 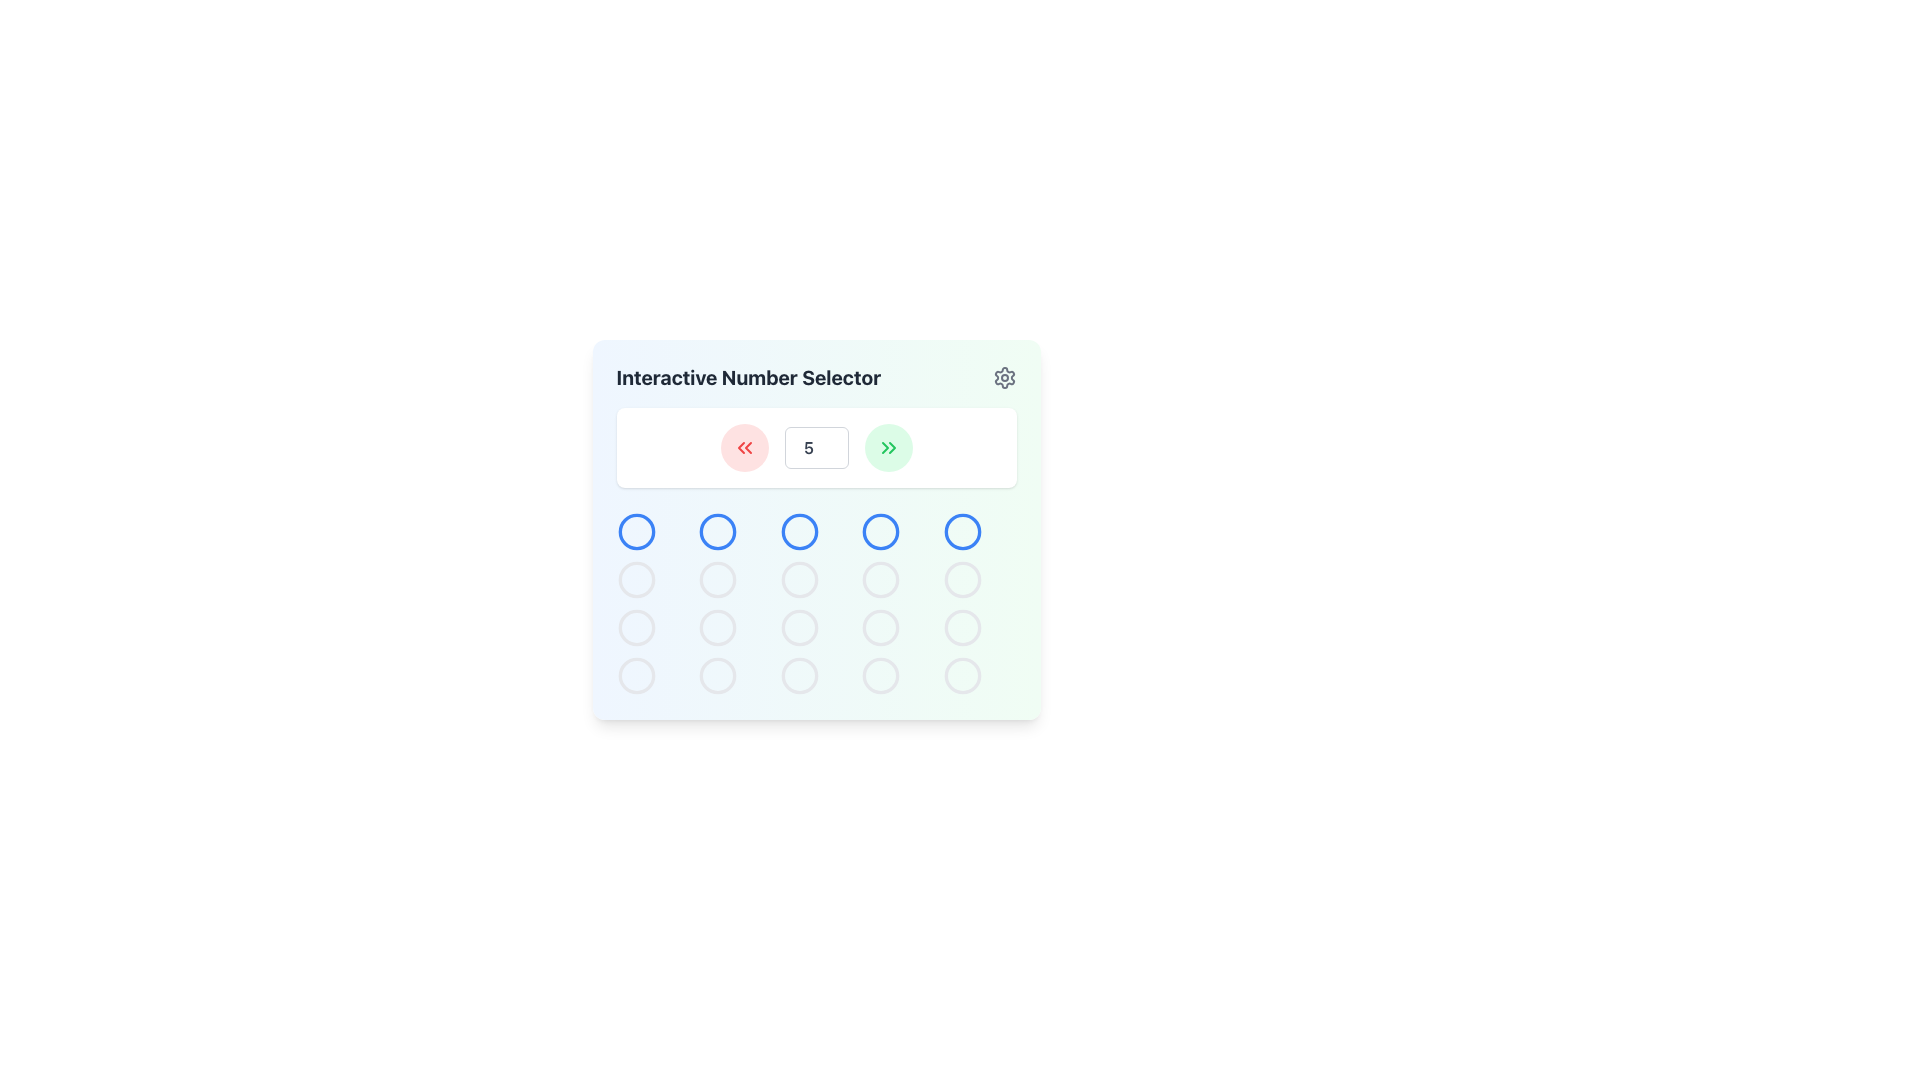 I want to click on the visual indicator in the third row and fourth column of the interactive number selector grid, which indicates a selected or active state, so click(x=880, y=579).